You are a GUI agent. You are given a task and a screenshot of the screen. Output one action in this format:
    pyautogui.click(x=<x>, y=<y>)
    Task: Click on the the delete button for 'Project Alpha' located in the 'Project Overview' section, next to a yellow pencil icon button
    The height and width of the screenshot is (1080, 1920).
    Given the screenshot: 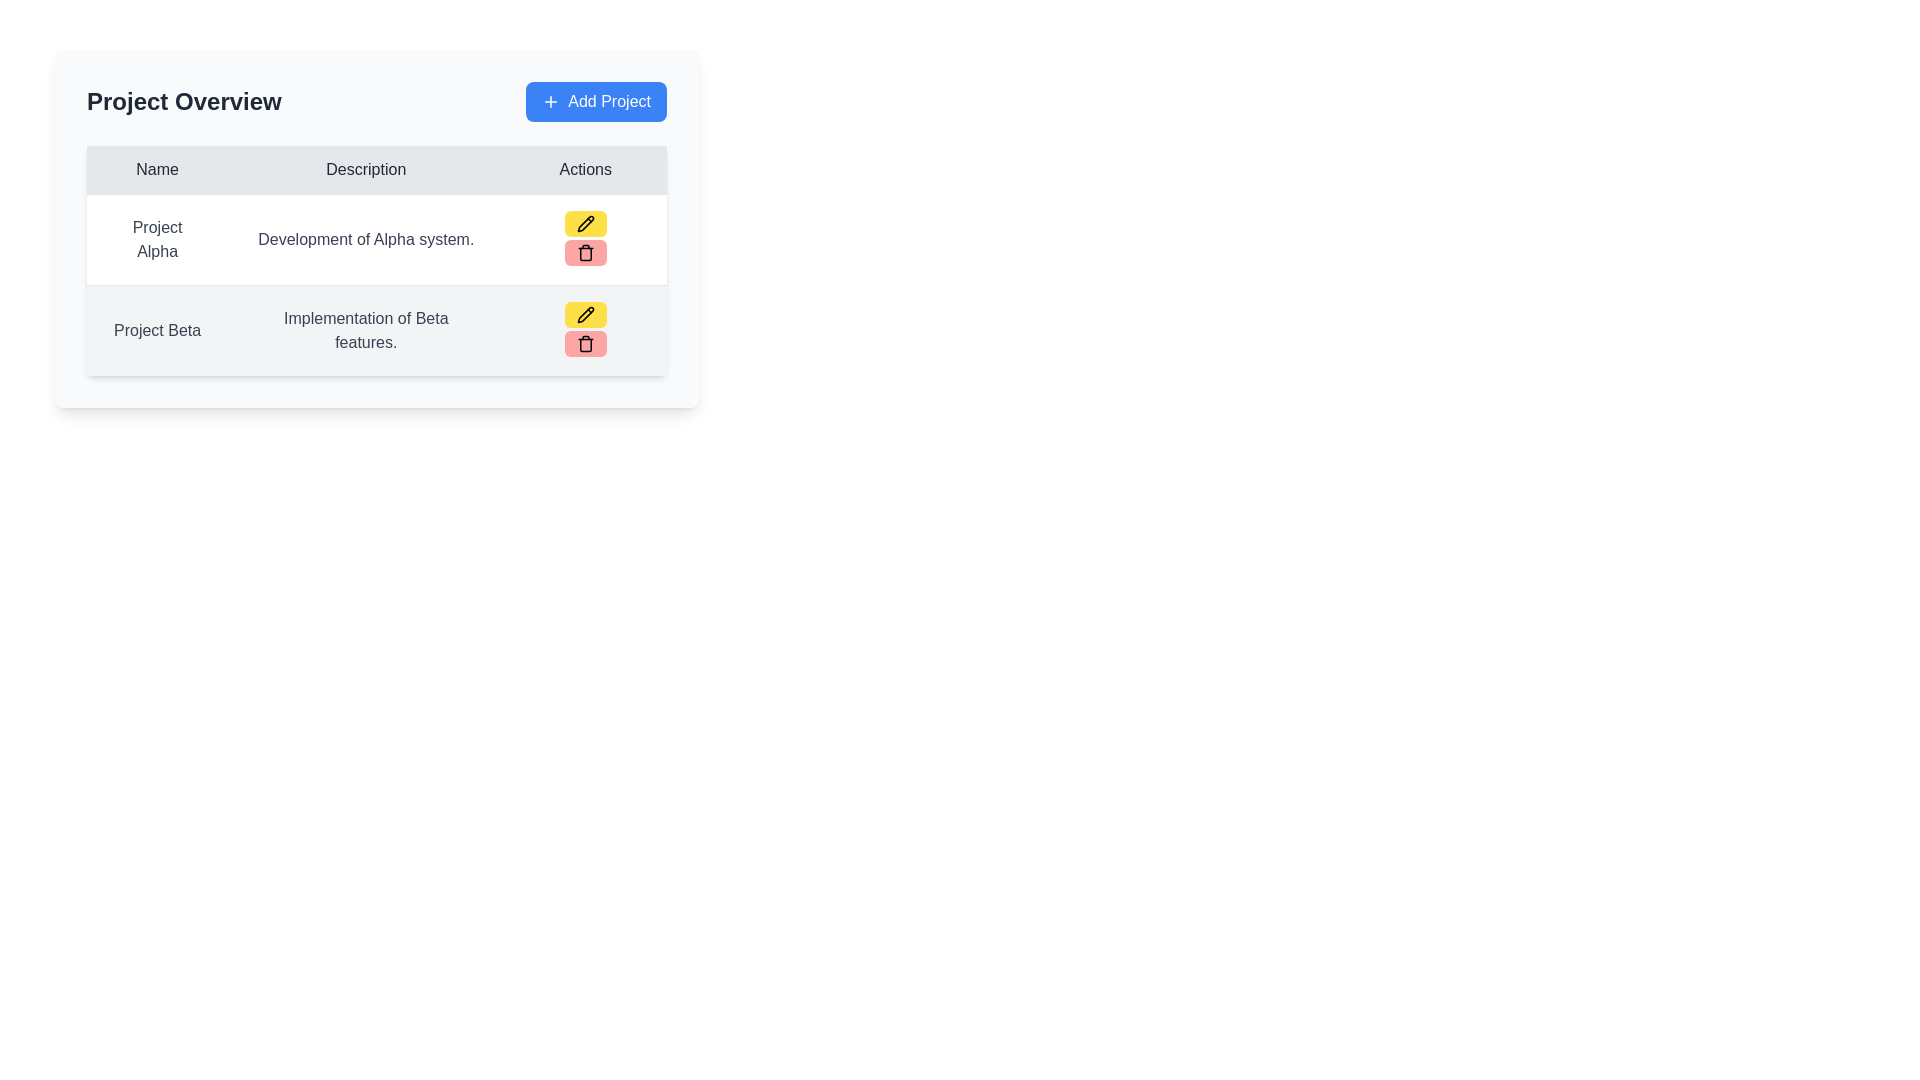 What is the action you would take?
    pyautogui.click(x=584, y=252)
    